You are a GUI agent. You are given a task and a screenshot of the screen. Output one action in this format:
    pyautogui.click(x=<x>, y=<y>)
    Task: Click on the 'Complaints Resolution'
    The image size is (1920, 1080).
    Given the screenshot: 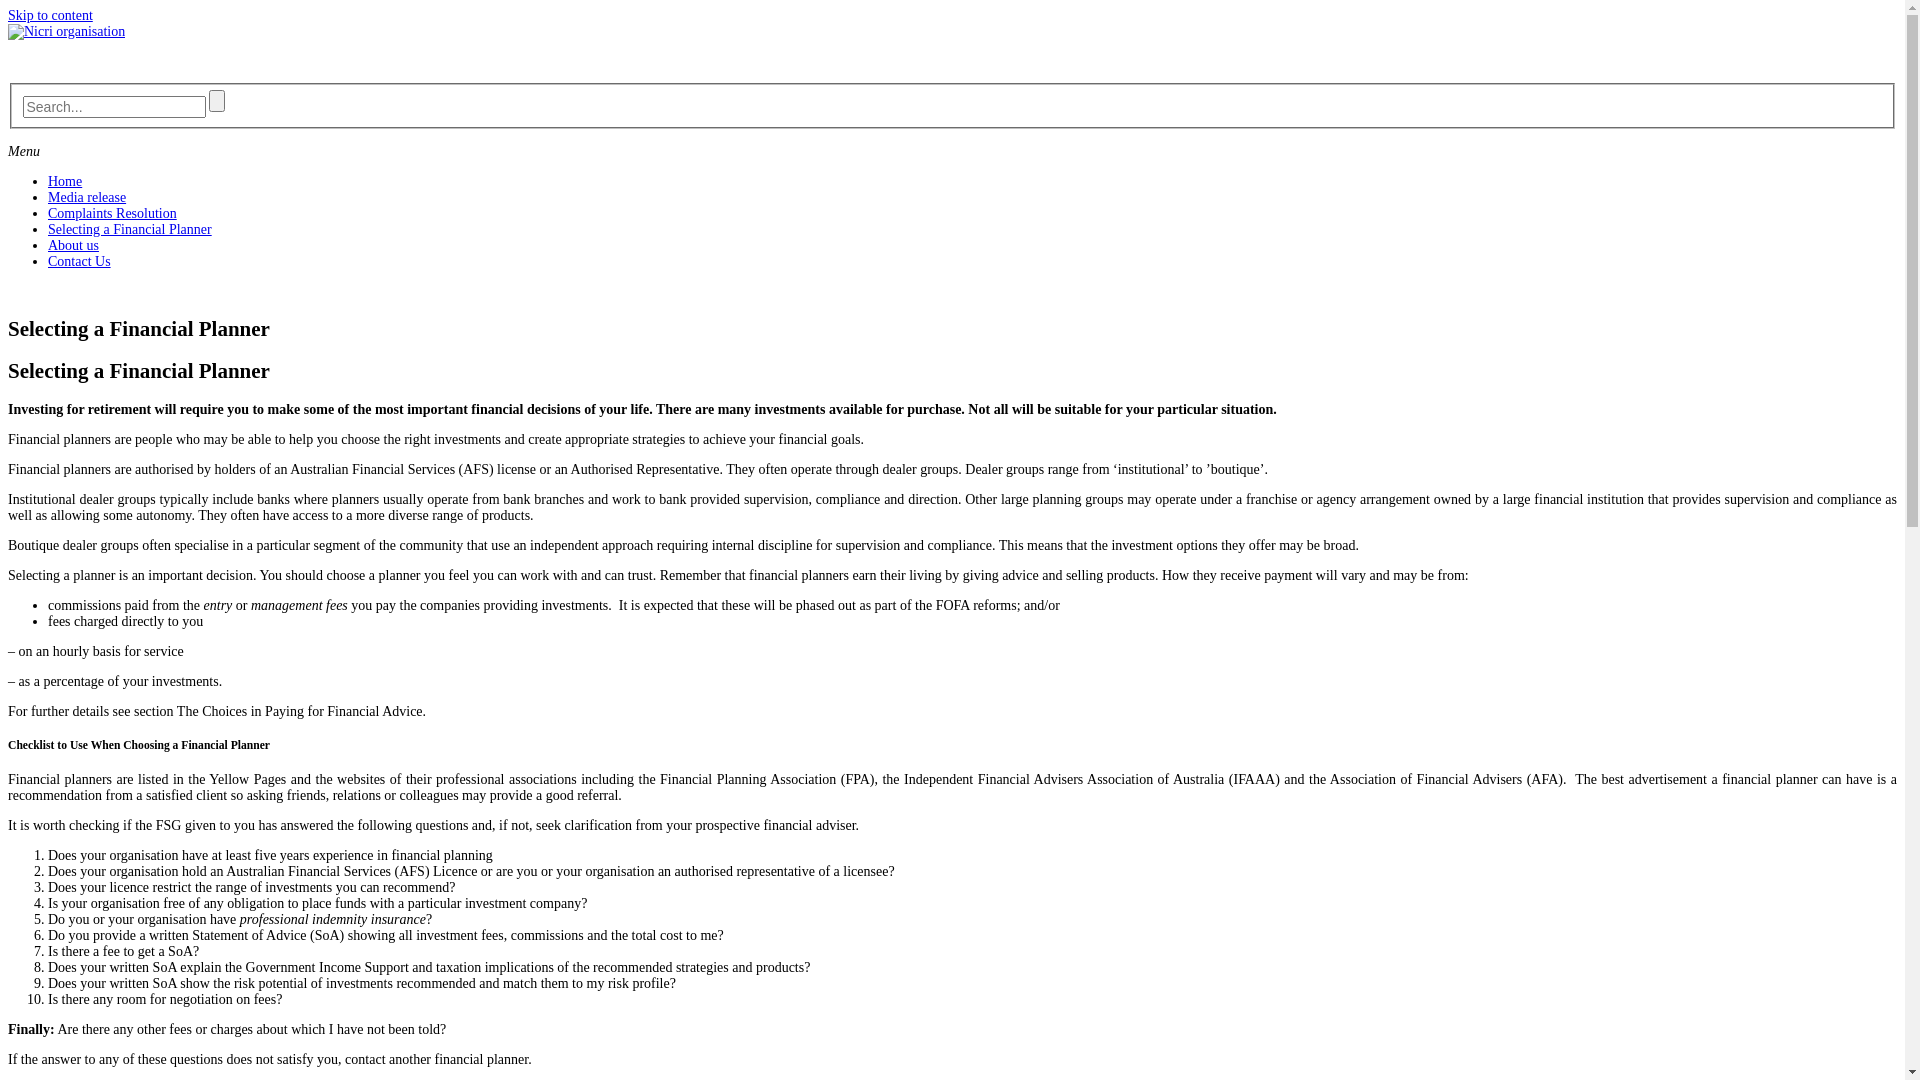 What is the action you would take?
    pyautogui.click(x=111, y=213)
    